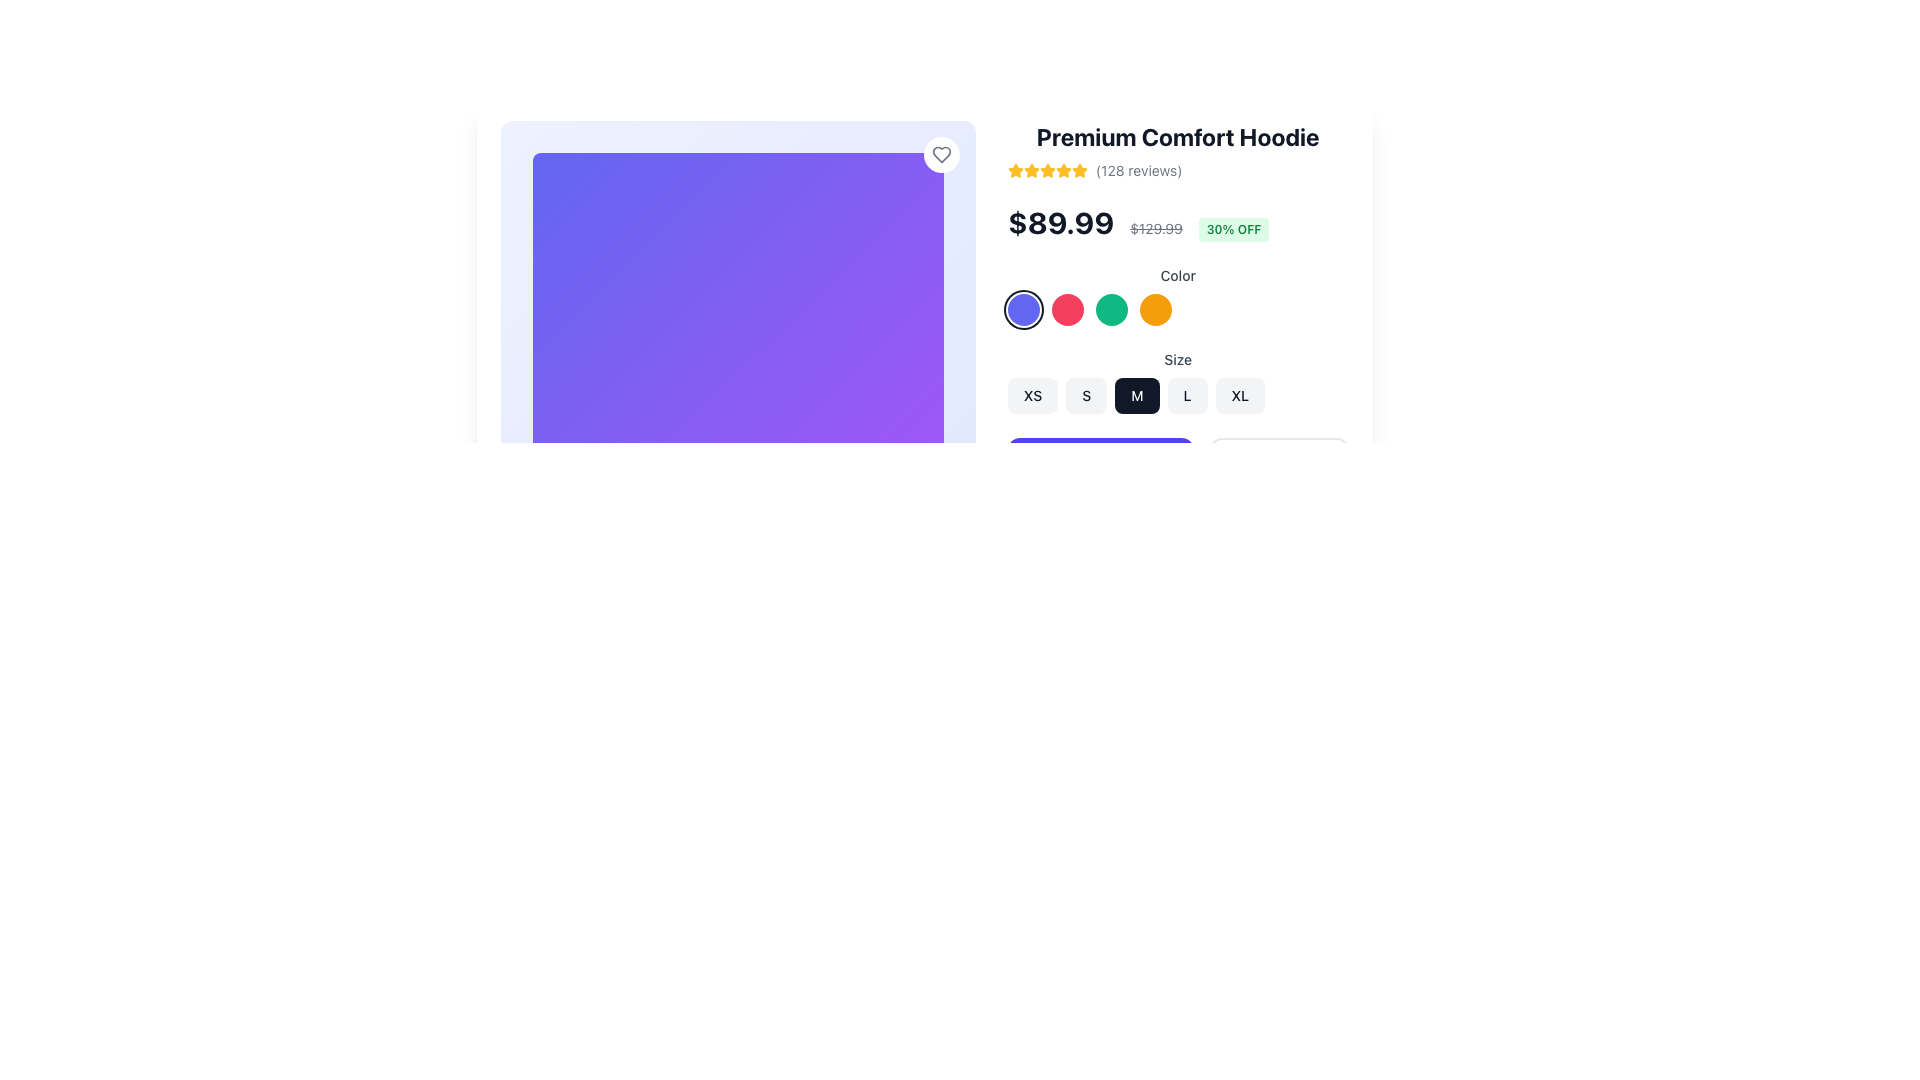 The height and width of the screenshot is (1080, 1920). What do you see at coordinates (1032, 169) in the screenshot?
I see `the third star icon in the rating system, which represents an active or selected state in the review score display` at bounding box center [1032, 169].